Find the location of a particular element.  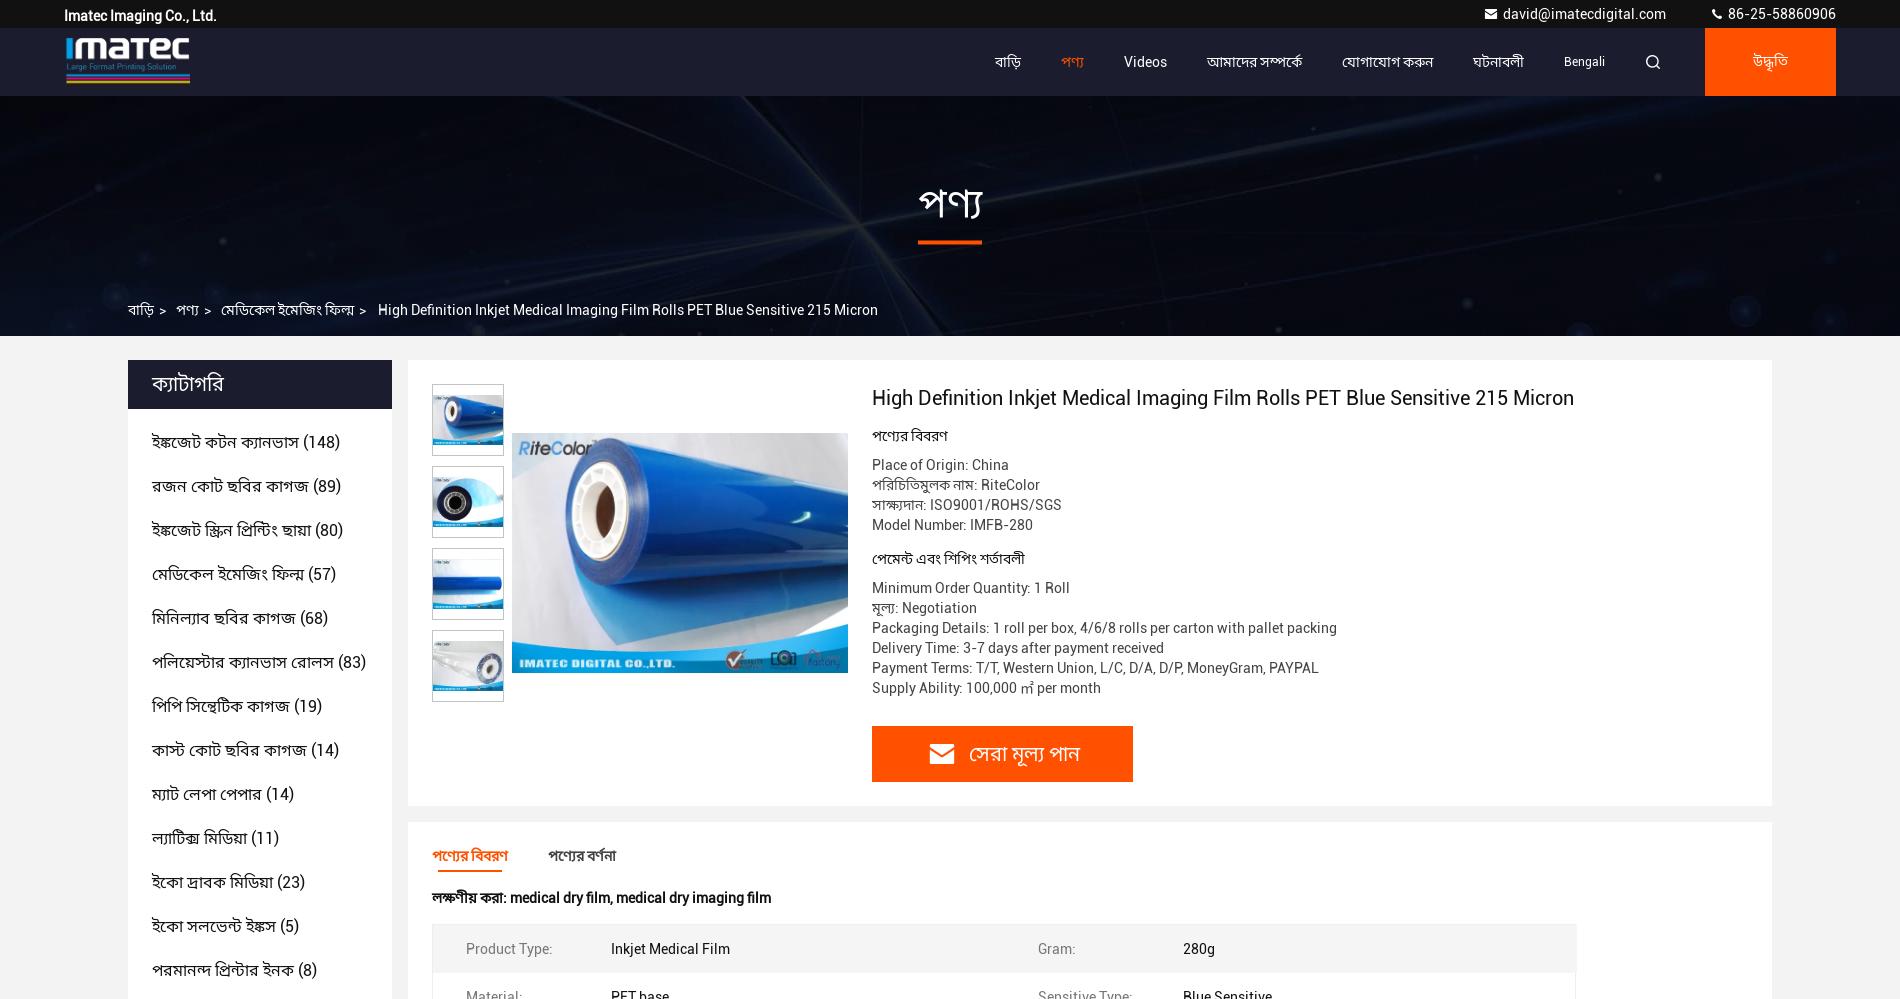

'(5)' is located at coordinates (286, 926).